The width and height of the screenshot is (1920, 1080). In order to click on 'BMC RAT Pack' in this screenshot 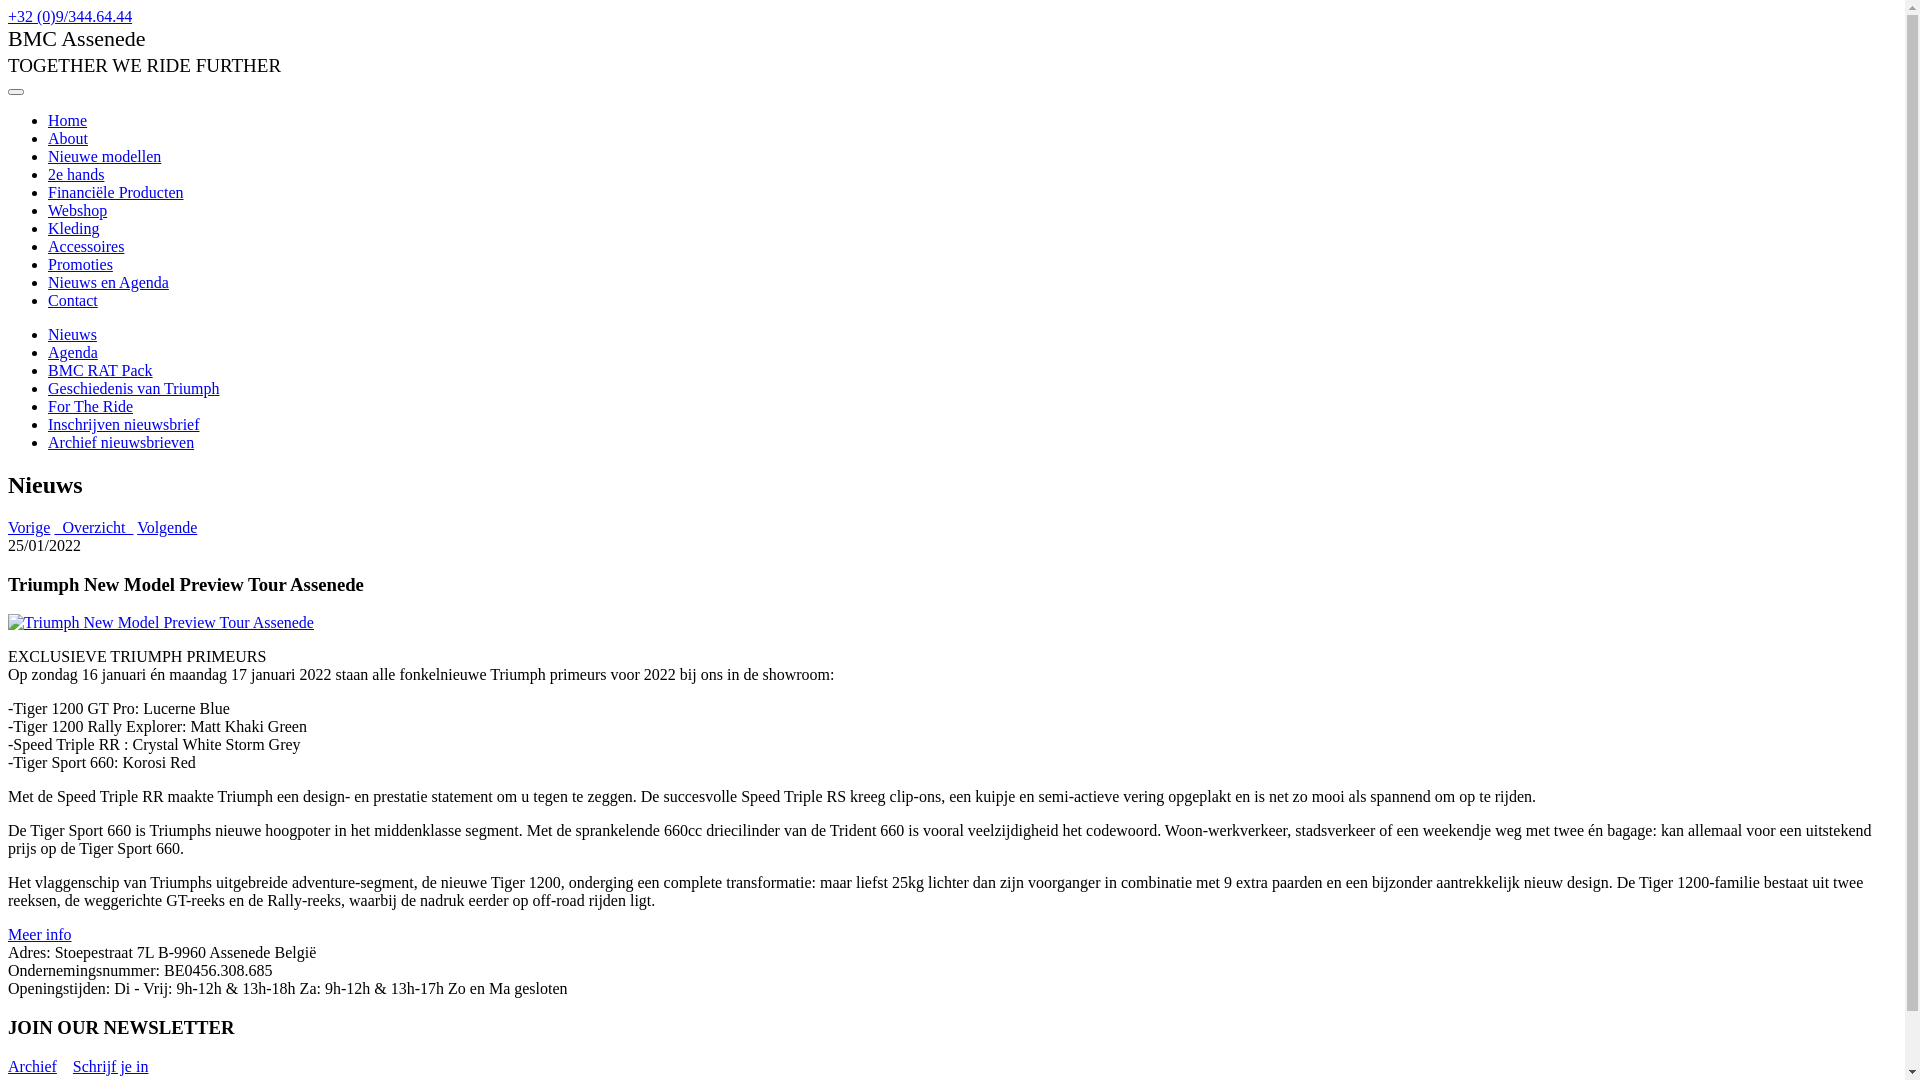, I will do `click(99, 370)`.